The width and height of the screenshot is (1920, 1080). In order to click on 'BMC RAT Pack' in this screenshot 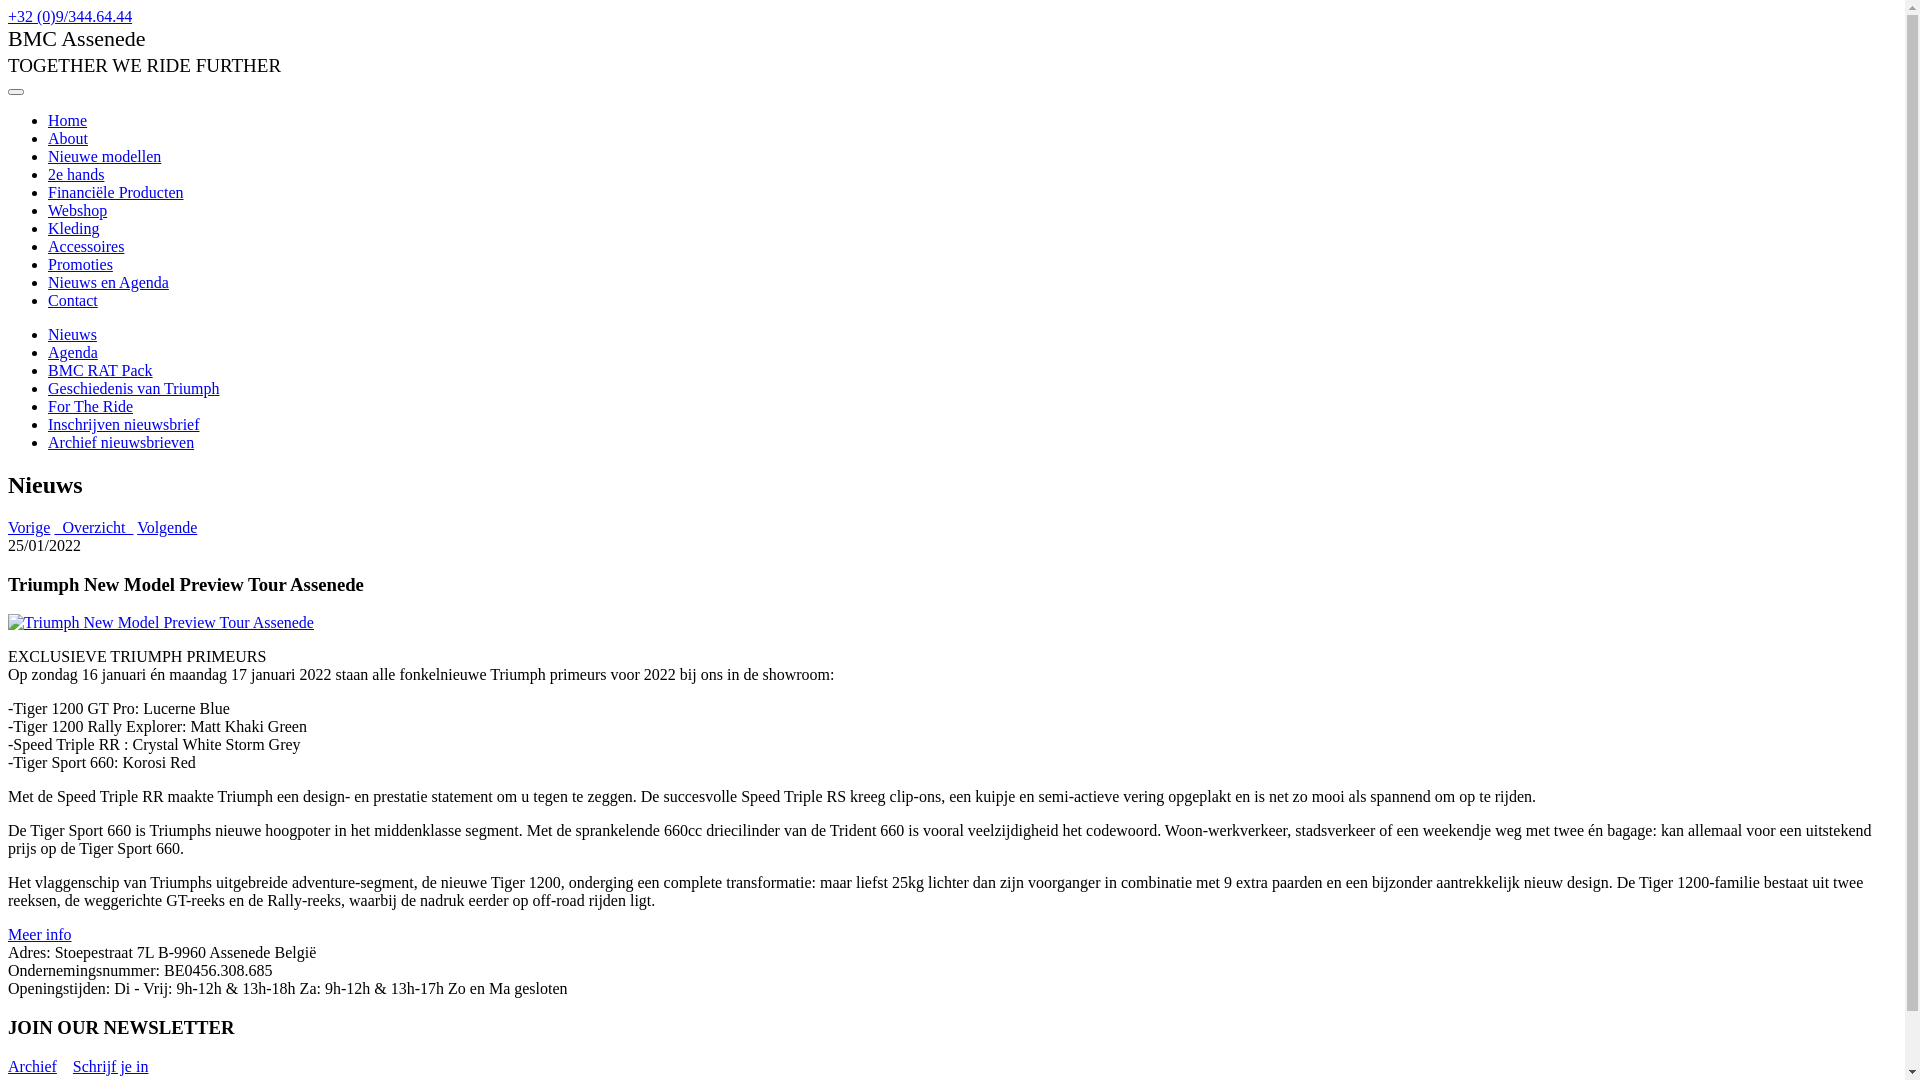, I will do `click(99, 370)`.